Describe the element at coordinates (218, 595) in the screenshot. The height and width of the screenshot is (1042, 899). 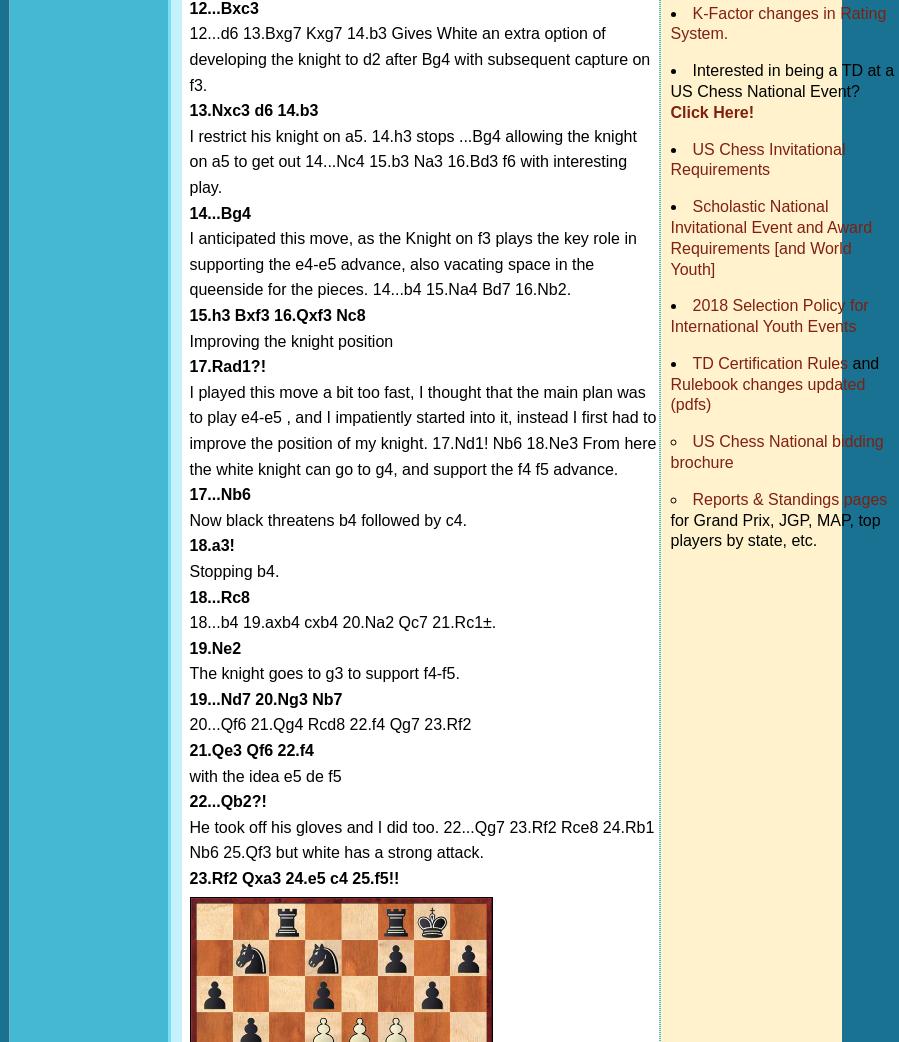
I see `'18...Rc8'` at that location.